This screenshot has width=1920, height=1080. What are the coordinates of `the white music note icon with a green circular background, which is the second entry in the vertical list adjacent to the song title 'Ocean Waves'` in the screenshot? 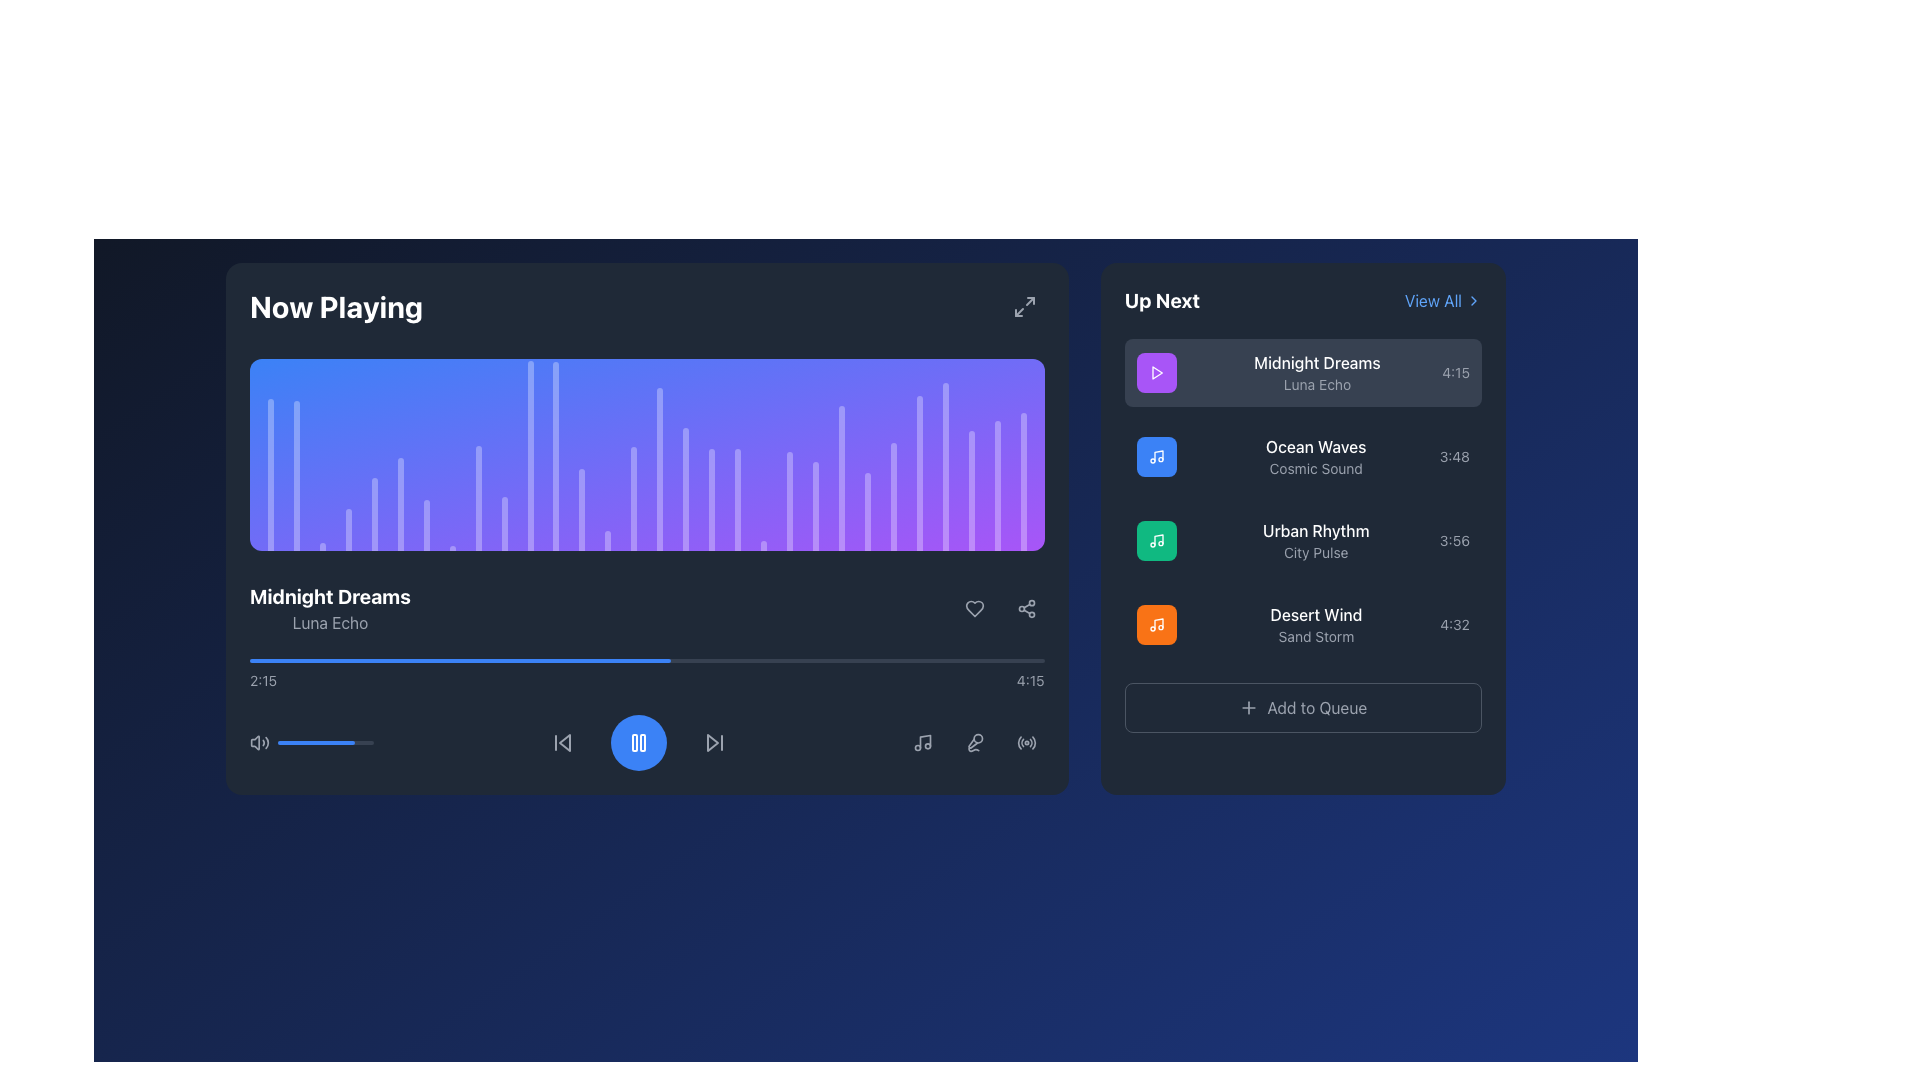 It's located at (1156, 540).